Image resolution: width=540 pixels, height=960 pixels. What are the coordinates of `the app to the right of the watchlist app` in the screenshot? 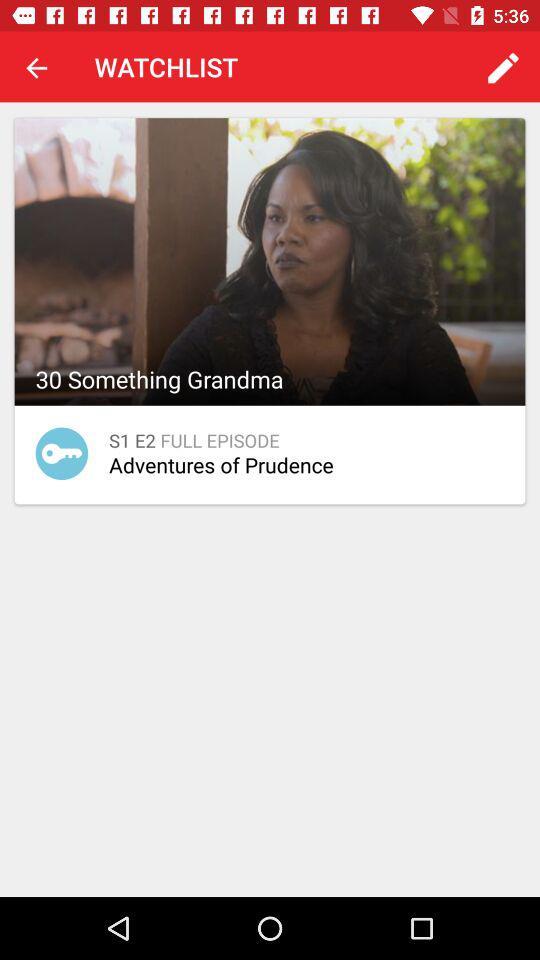 It's located at (502, 67).